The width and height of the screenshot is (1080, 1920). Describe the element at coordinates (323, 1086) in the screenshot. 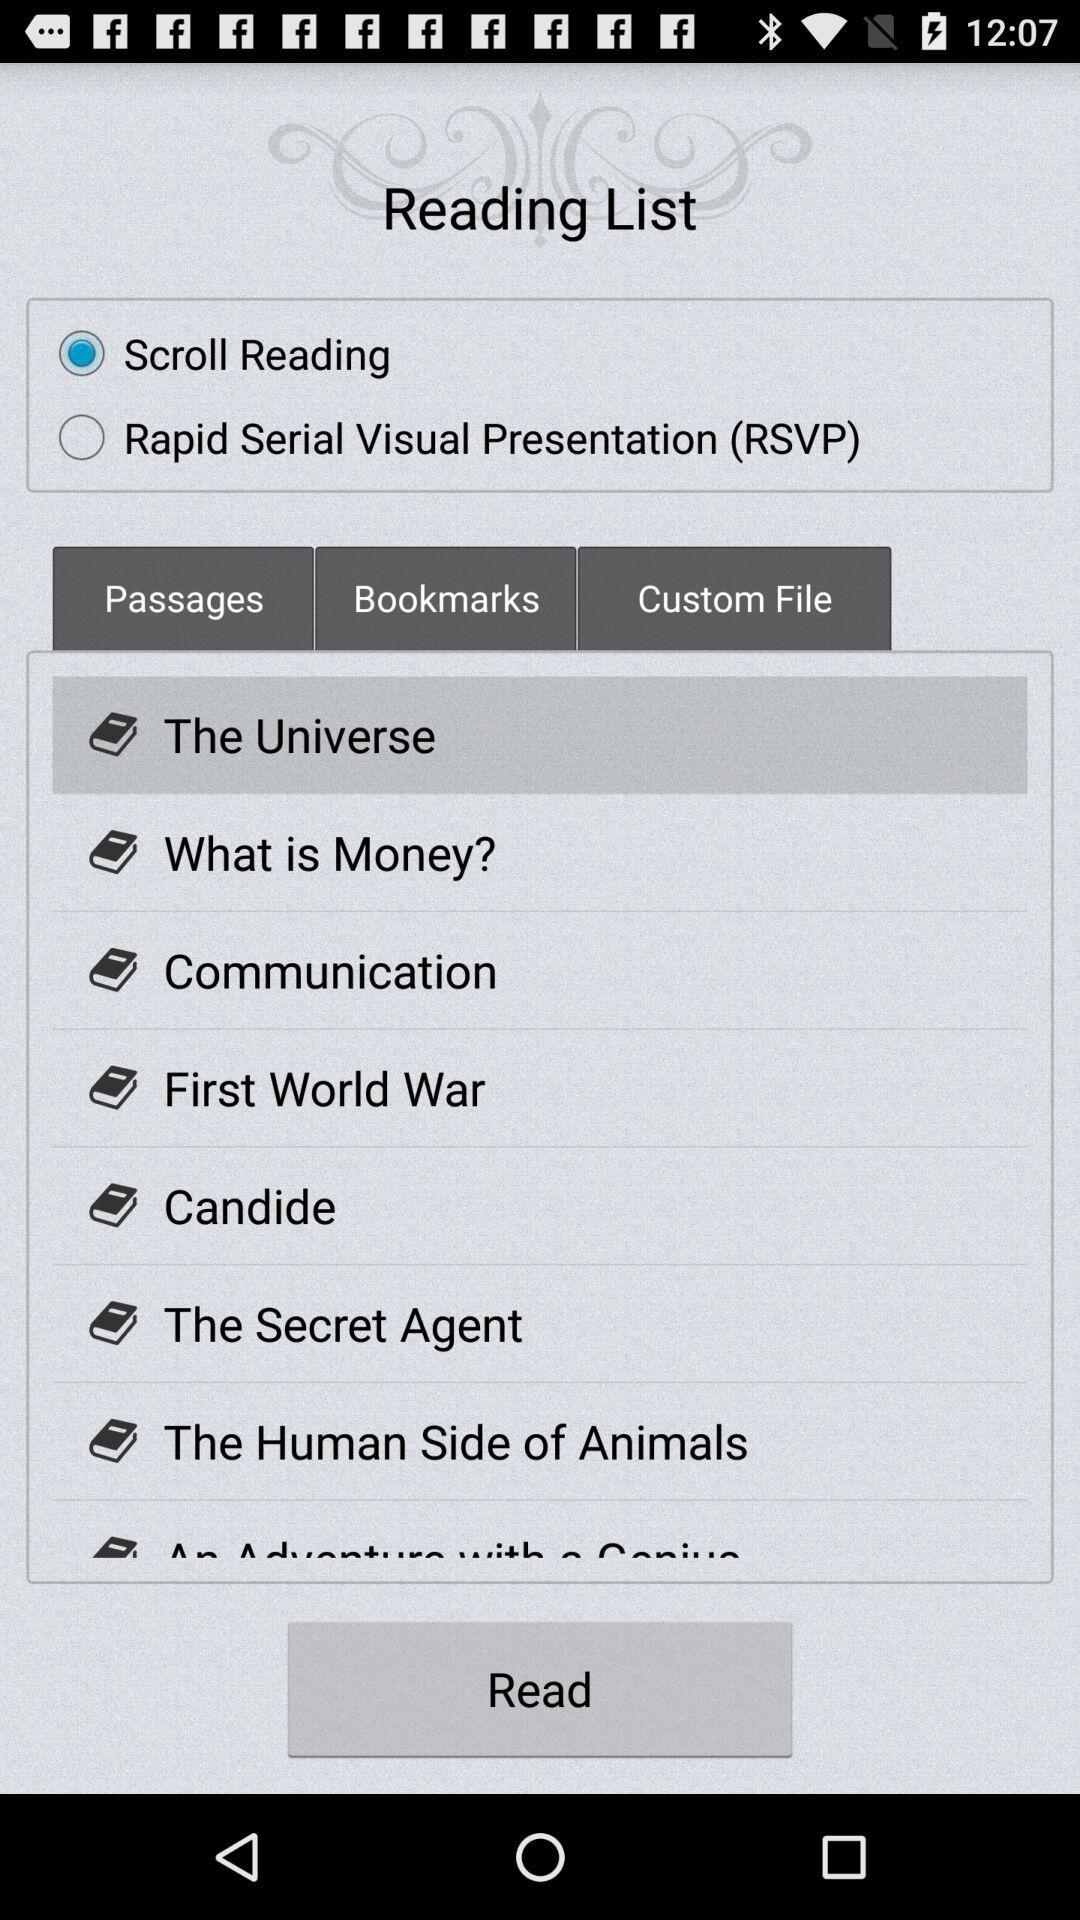

I see `the icon below communication icon` at that location.